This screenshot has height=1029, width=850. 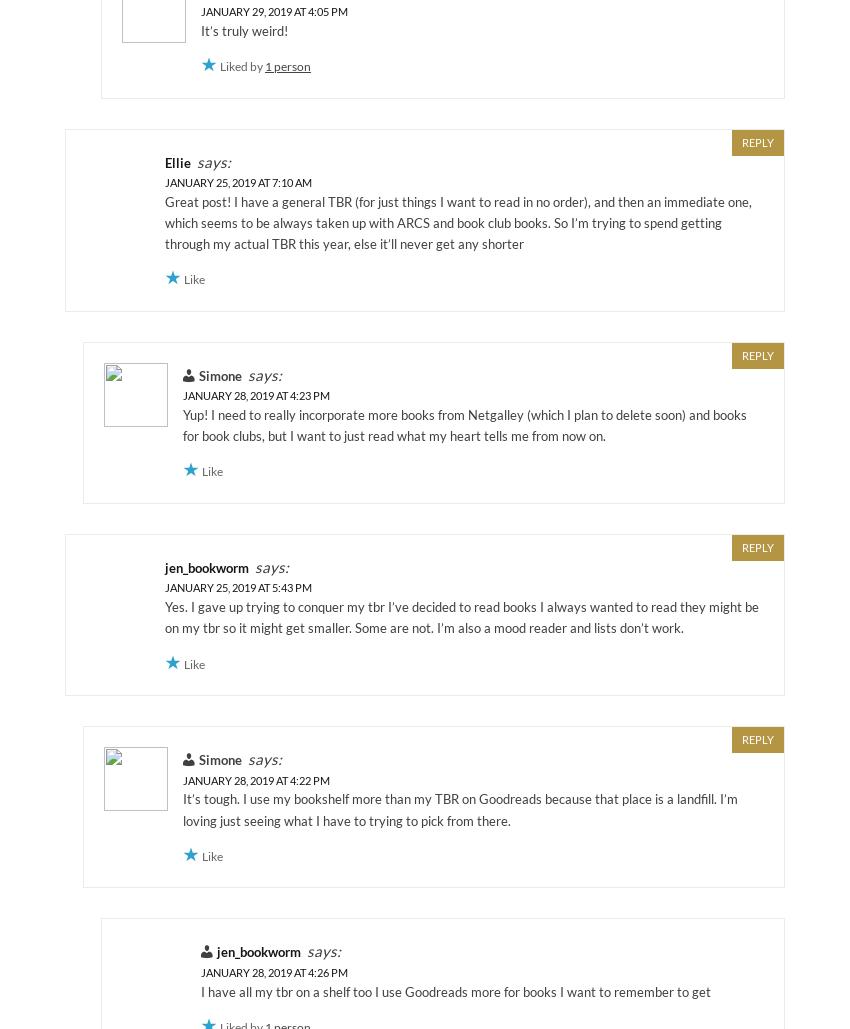 What do you see at coordinates (286, 66) in the screenshot?
I see `'1 person'` at bounding box center [286, 66].